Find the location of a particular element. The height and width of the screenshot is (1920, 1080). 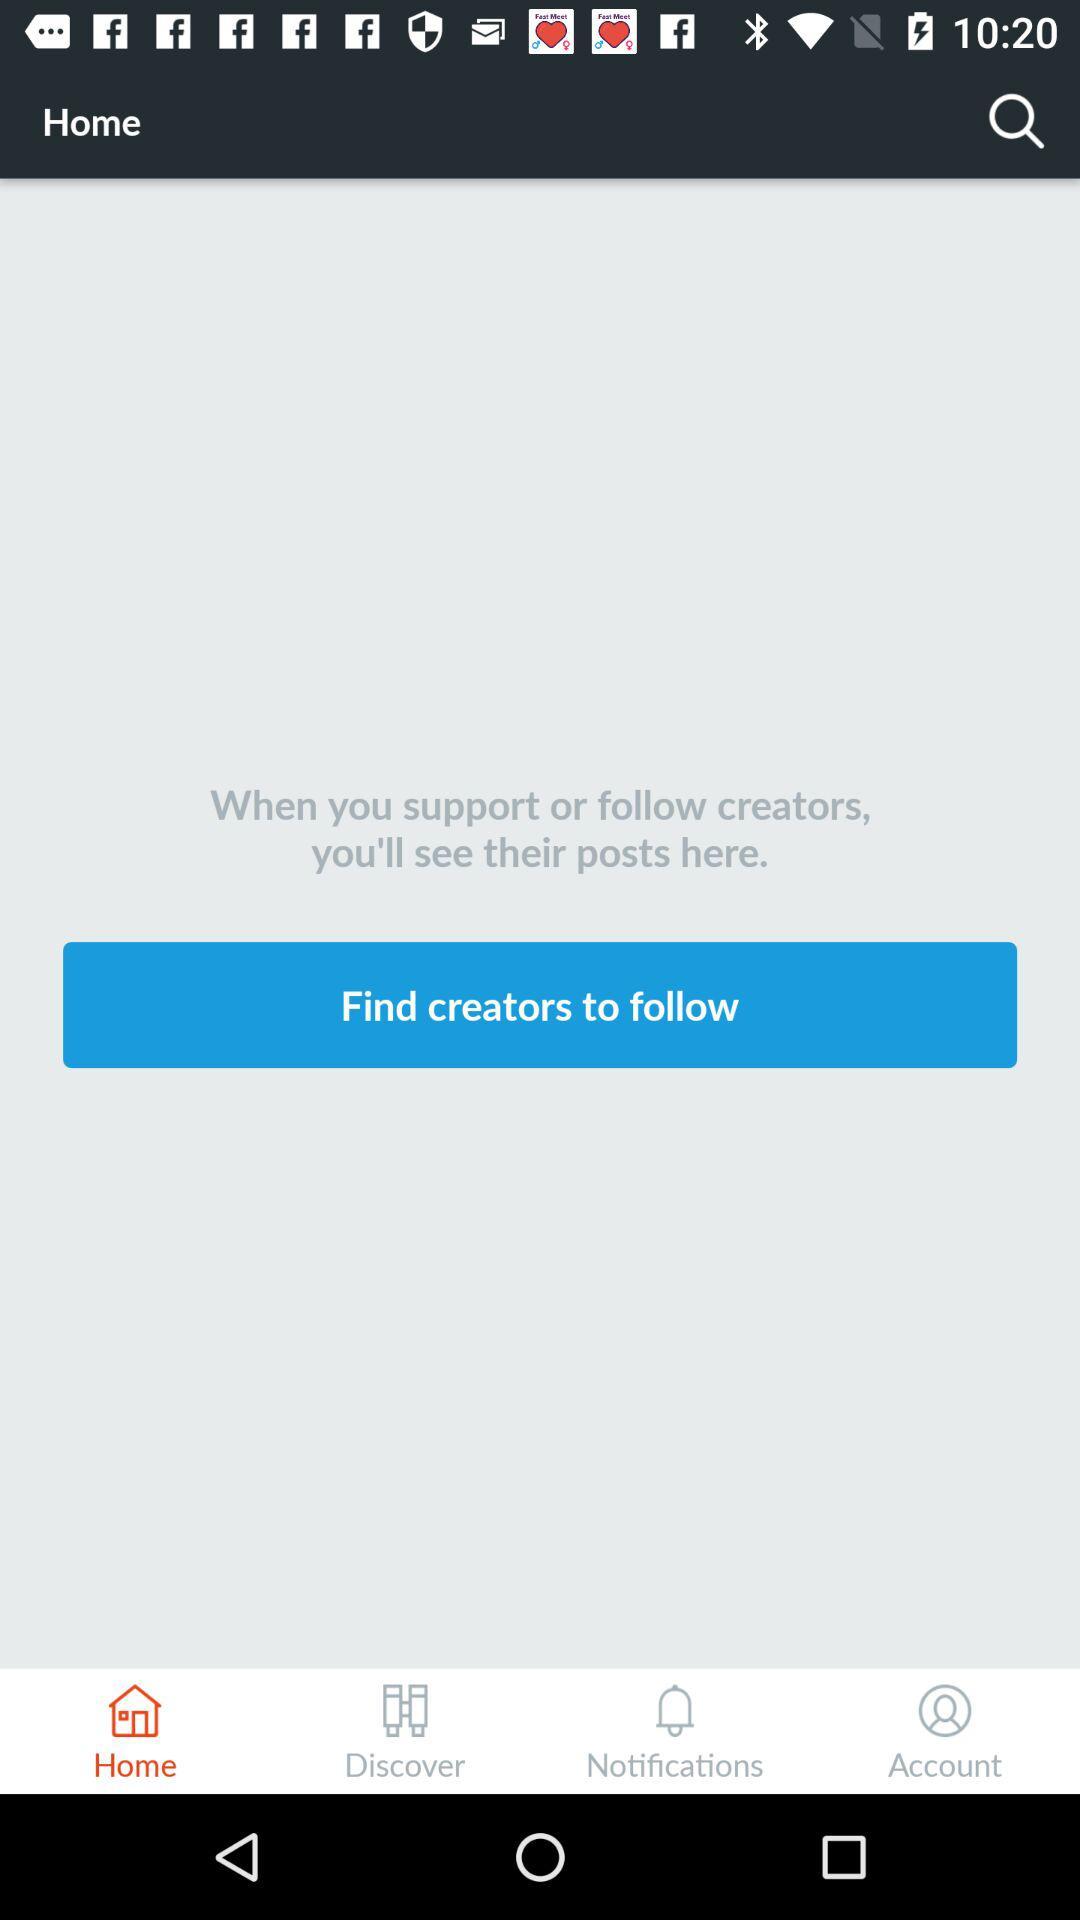

icon below when you support icon is located at coordinates (540, 1004).